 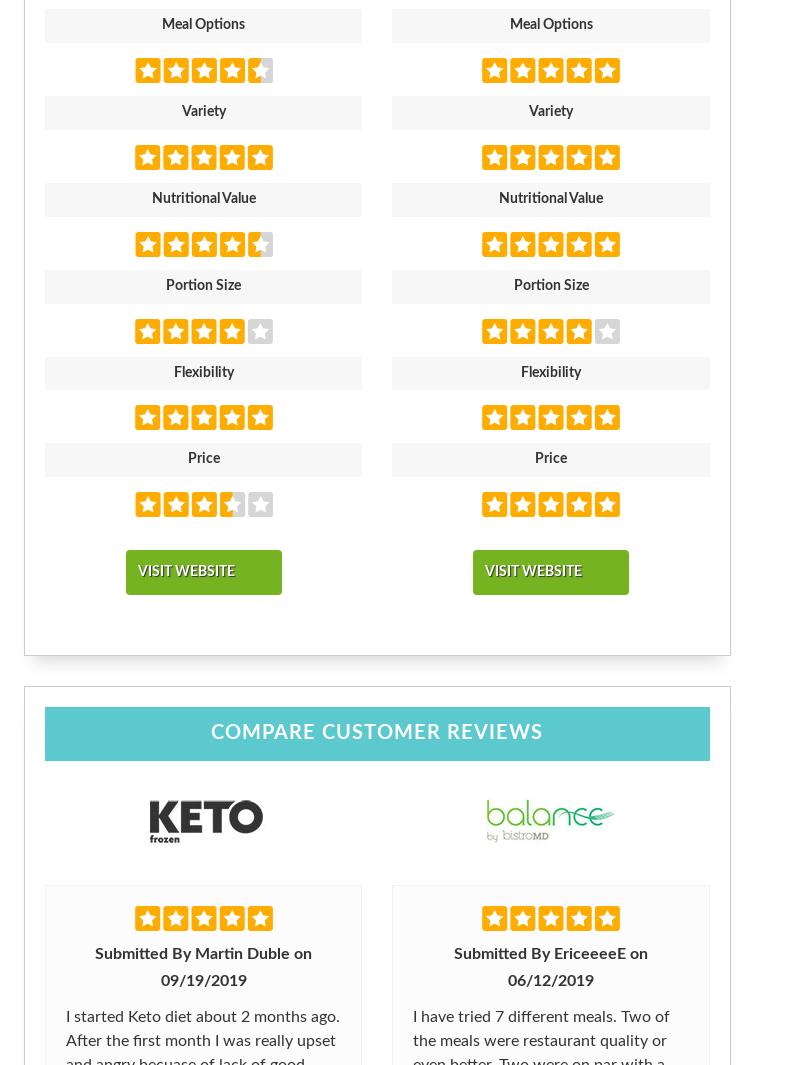 What do you see at coordinates (203, 966) in the screenshot?
I see `'Submitted By Martin Duble on 09/19/2019'` at bounding box center [203, 966].